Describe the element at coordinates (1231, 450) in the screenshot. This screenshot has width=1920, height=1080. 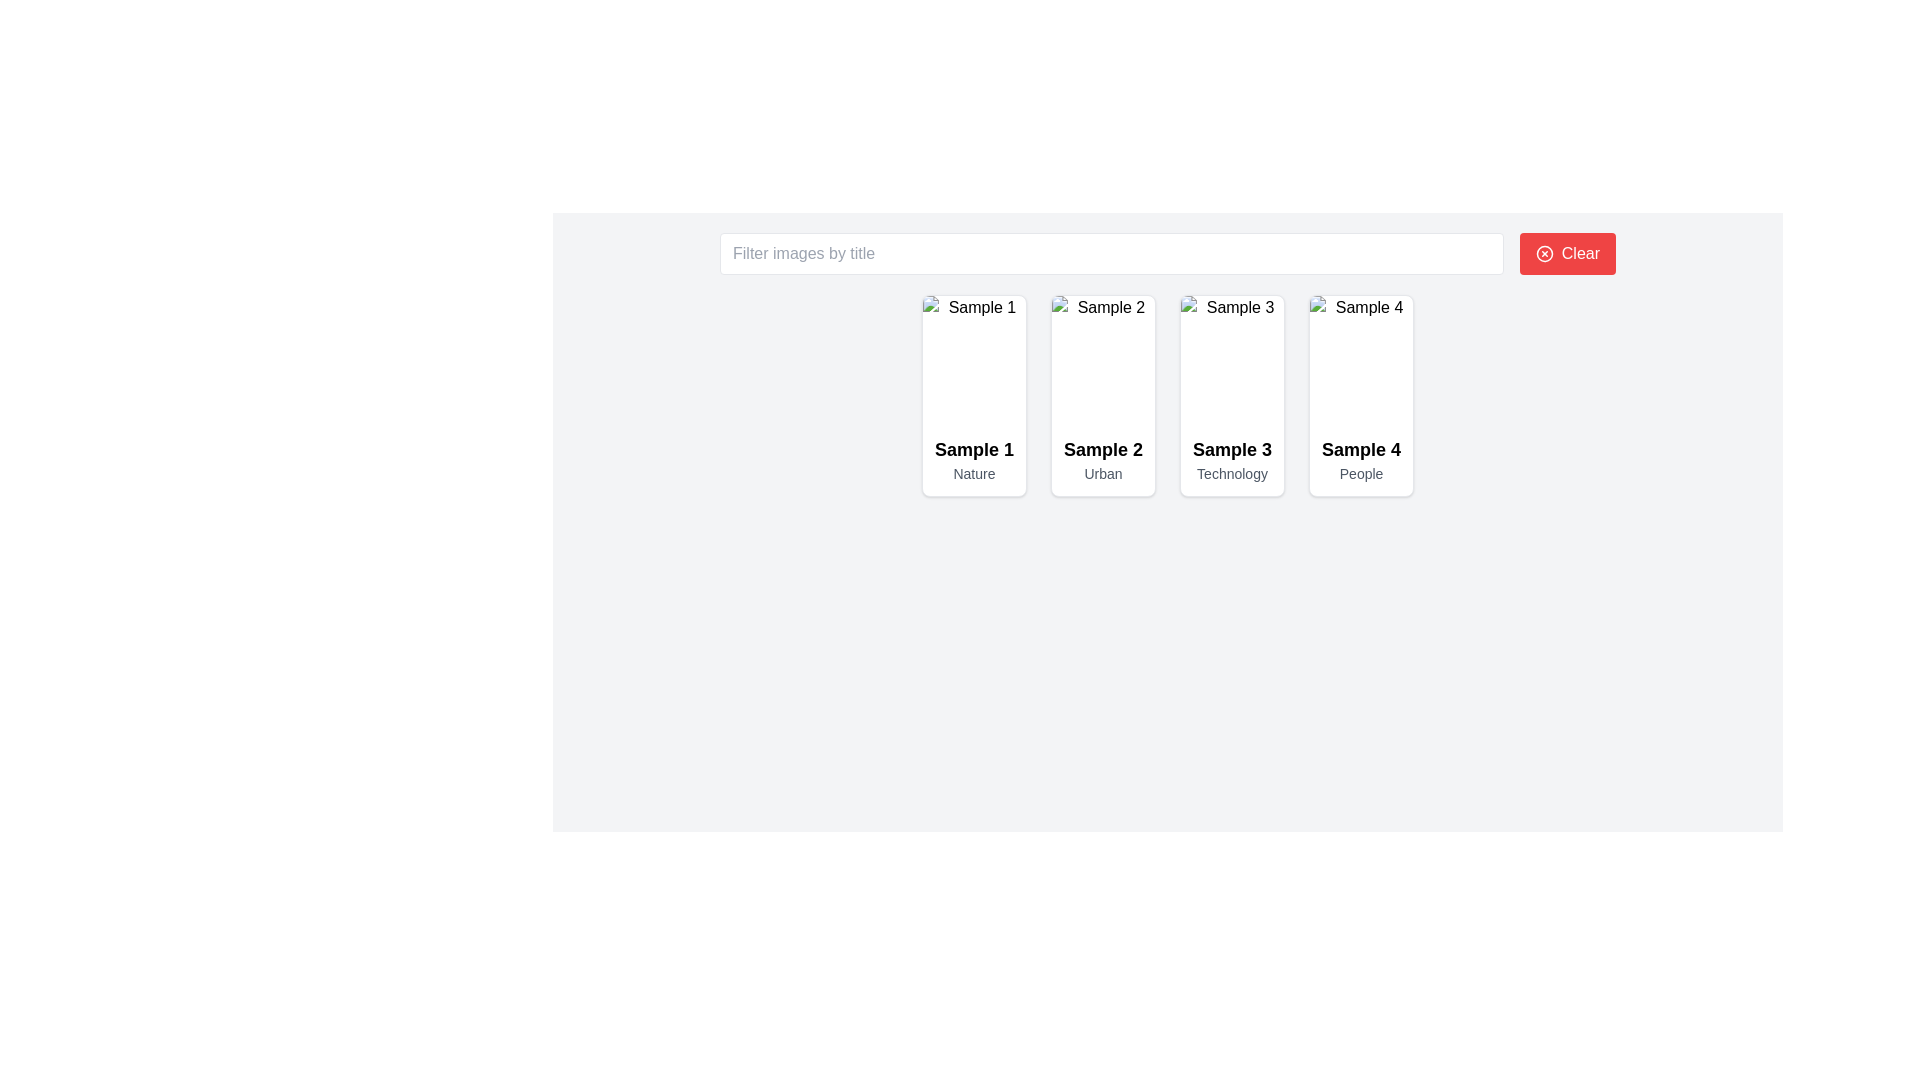
I see `text 'Sample 3' displayed prominently in bold font, located above 'Technology' within the card layout` at that location.